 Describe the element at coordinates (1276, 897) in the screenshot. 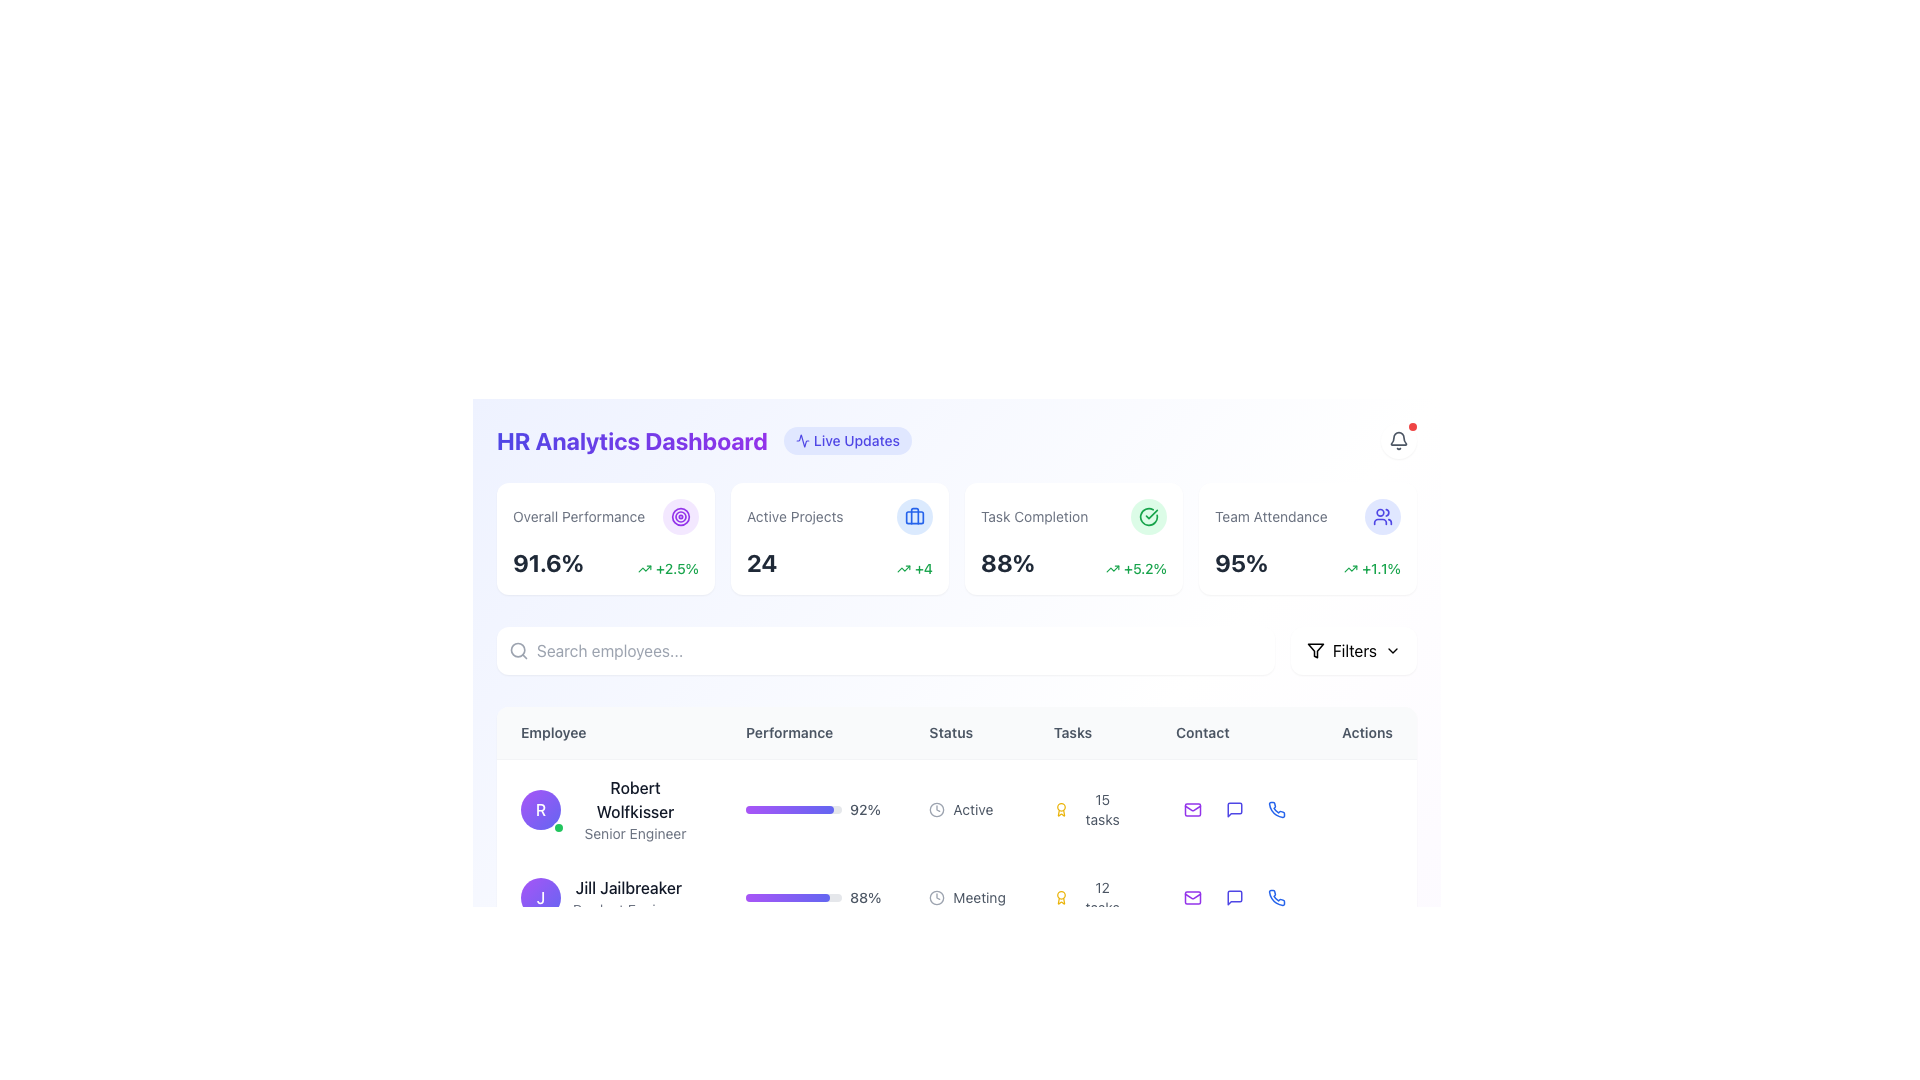

I see `the blue phone icon located in the contact section of the table row to initiate a phone call` at that location.